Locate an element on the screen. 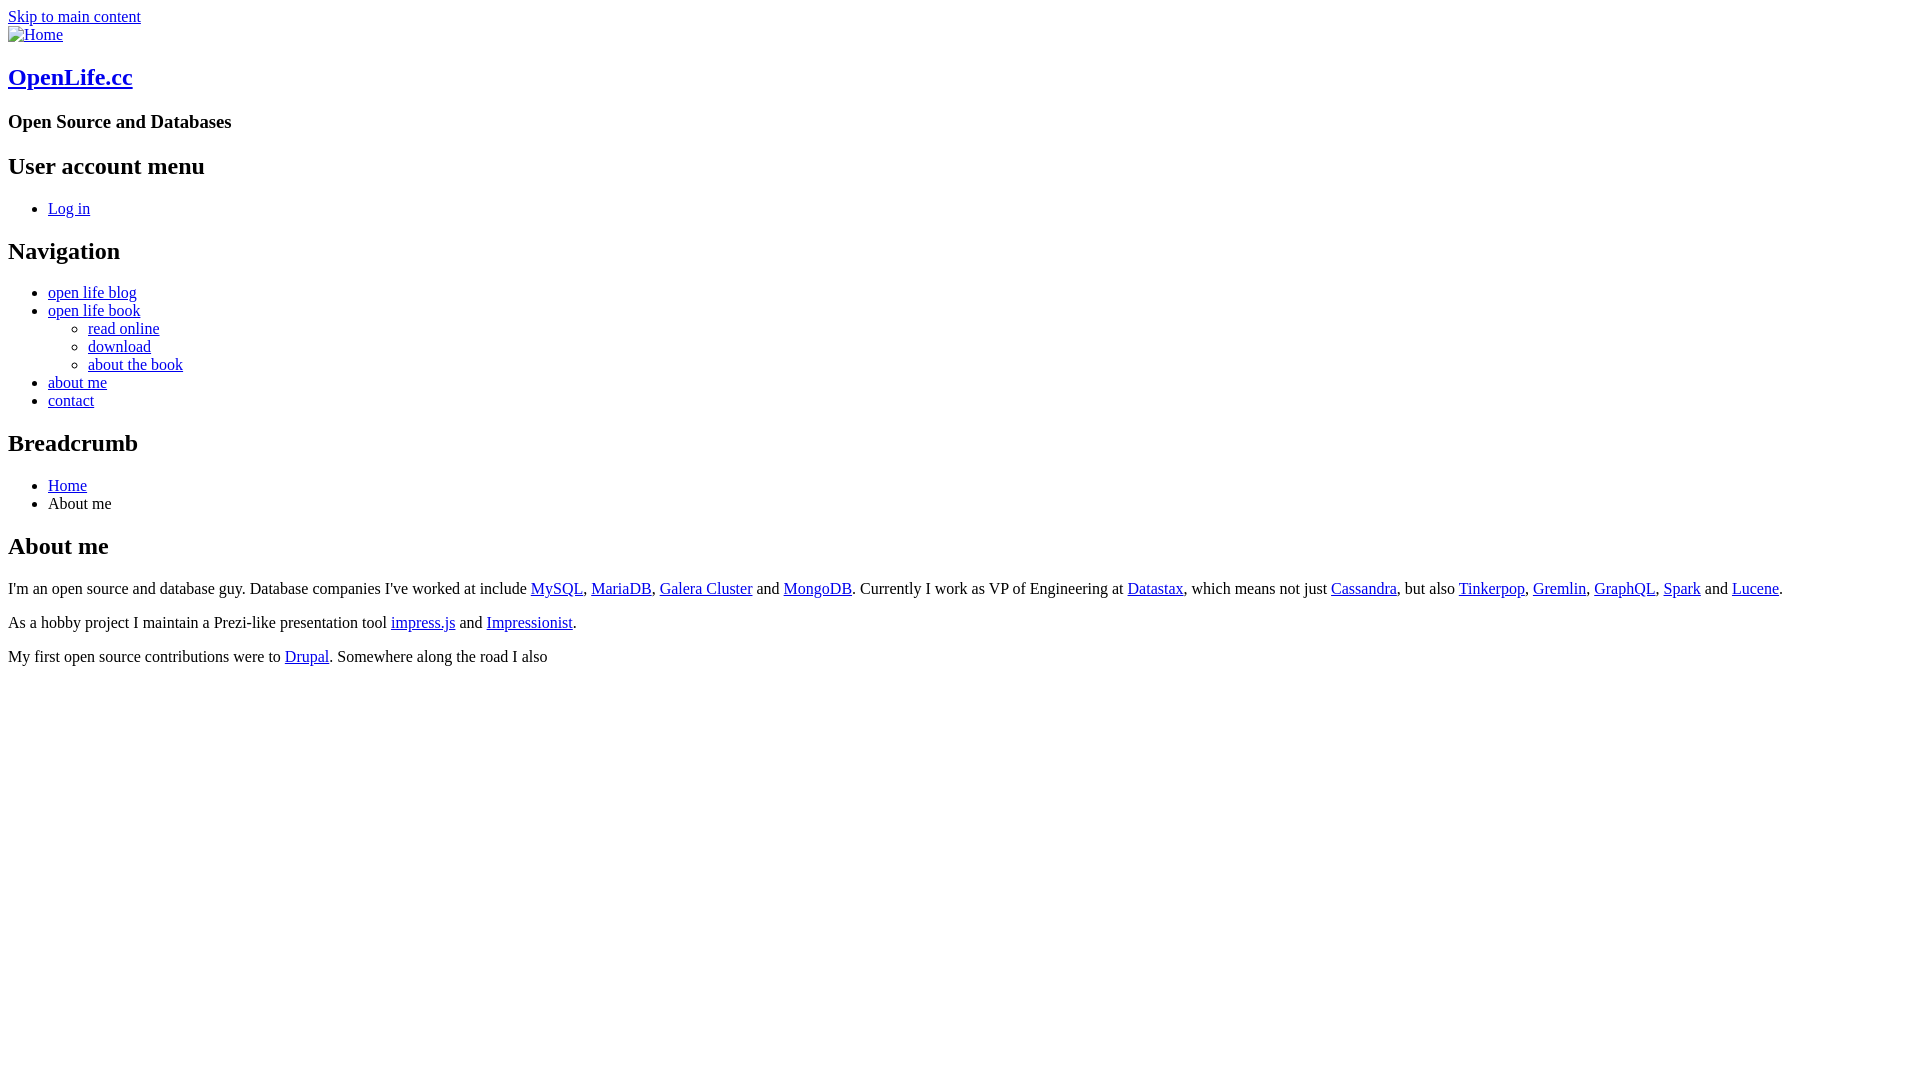  'MariaDB' is located at coordinates (619, 587).